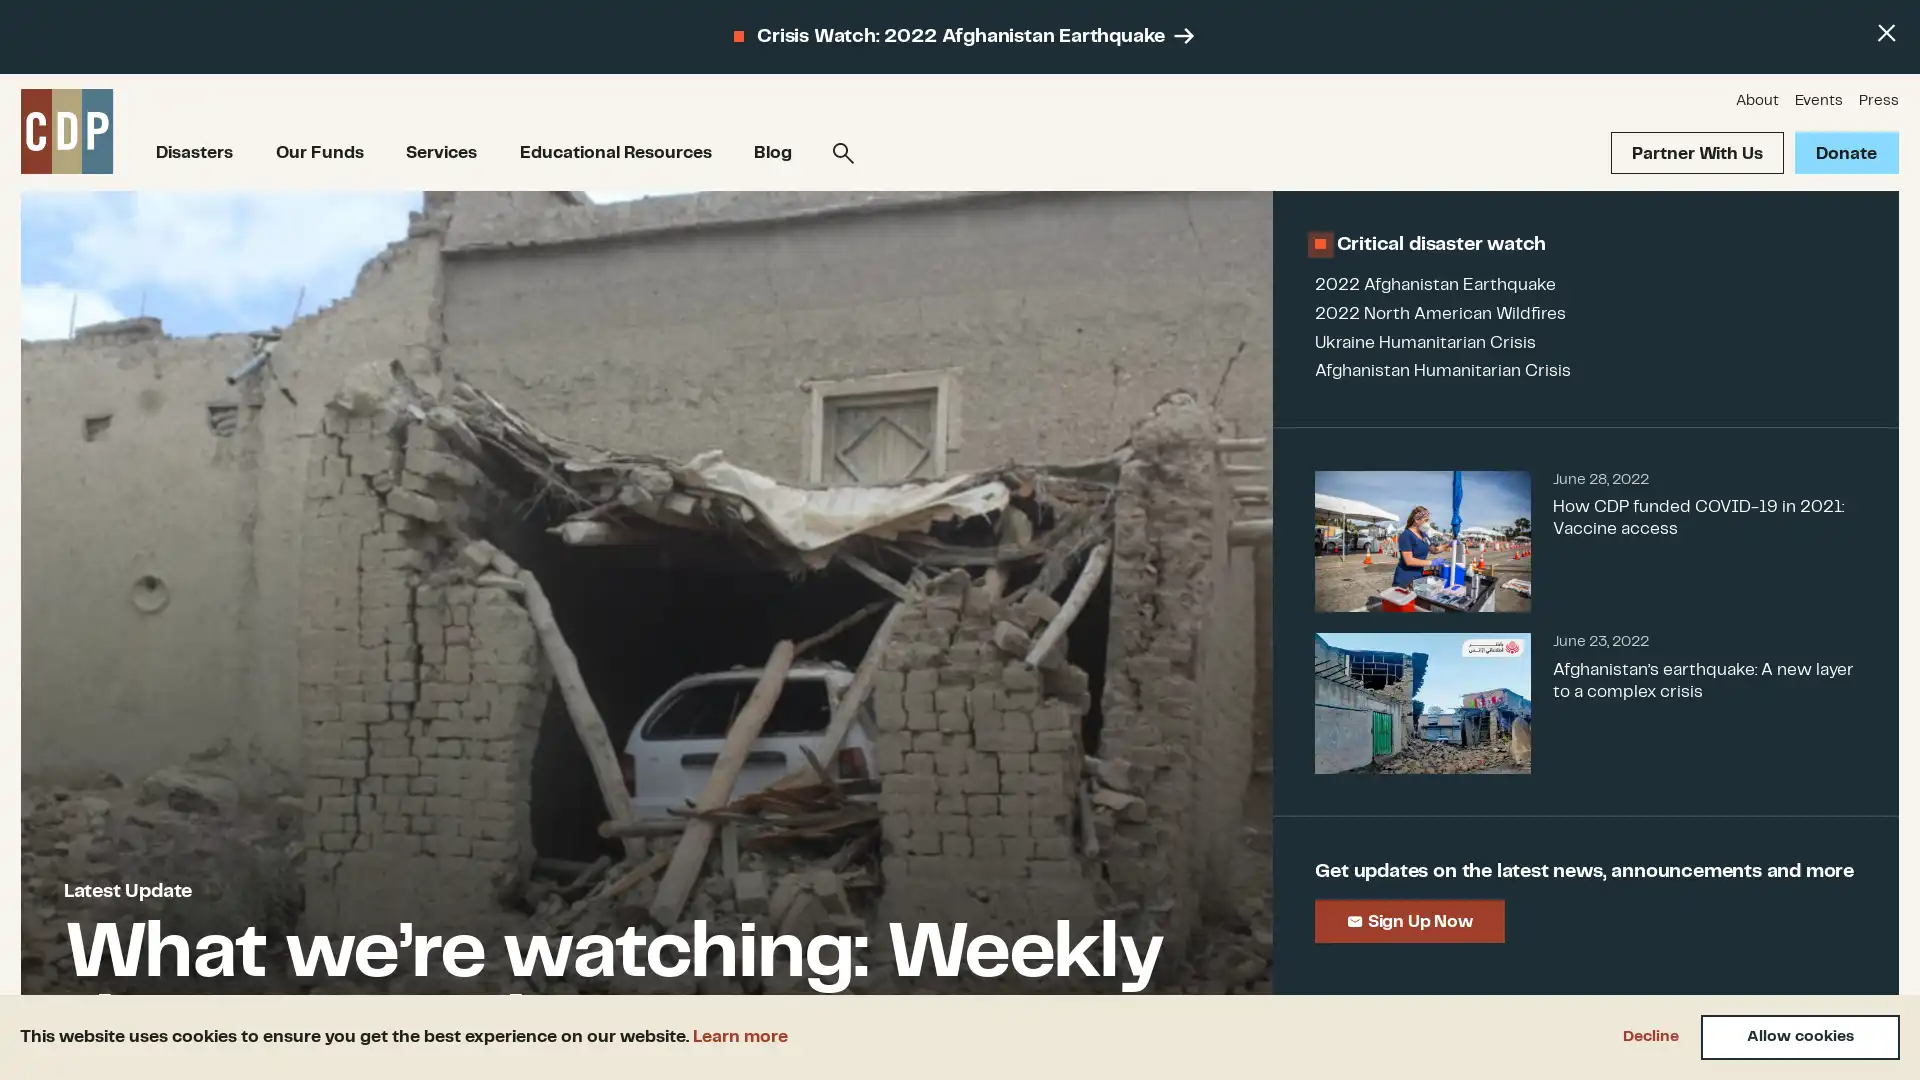  I want to click on learn more about cookies, so click(739, 1035).